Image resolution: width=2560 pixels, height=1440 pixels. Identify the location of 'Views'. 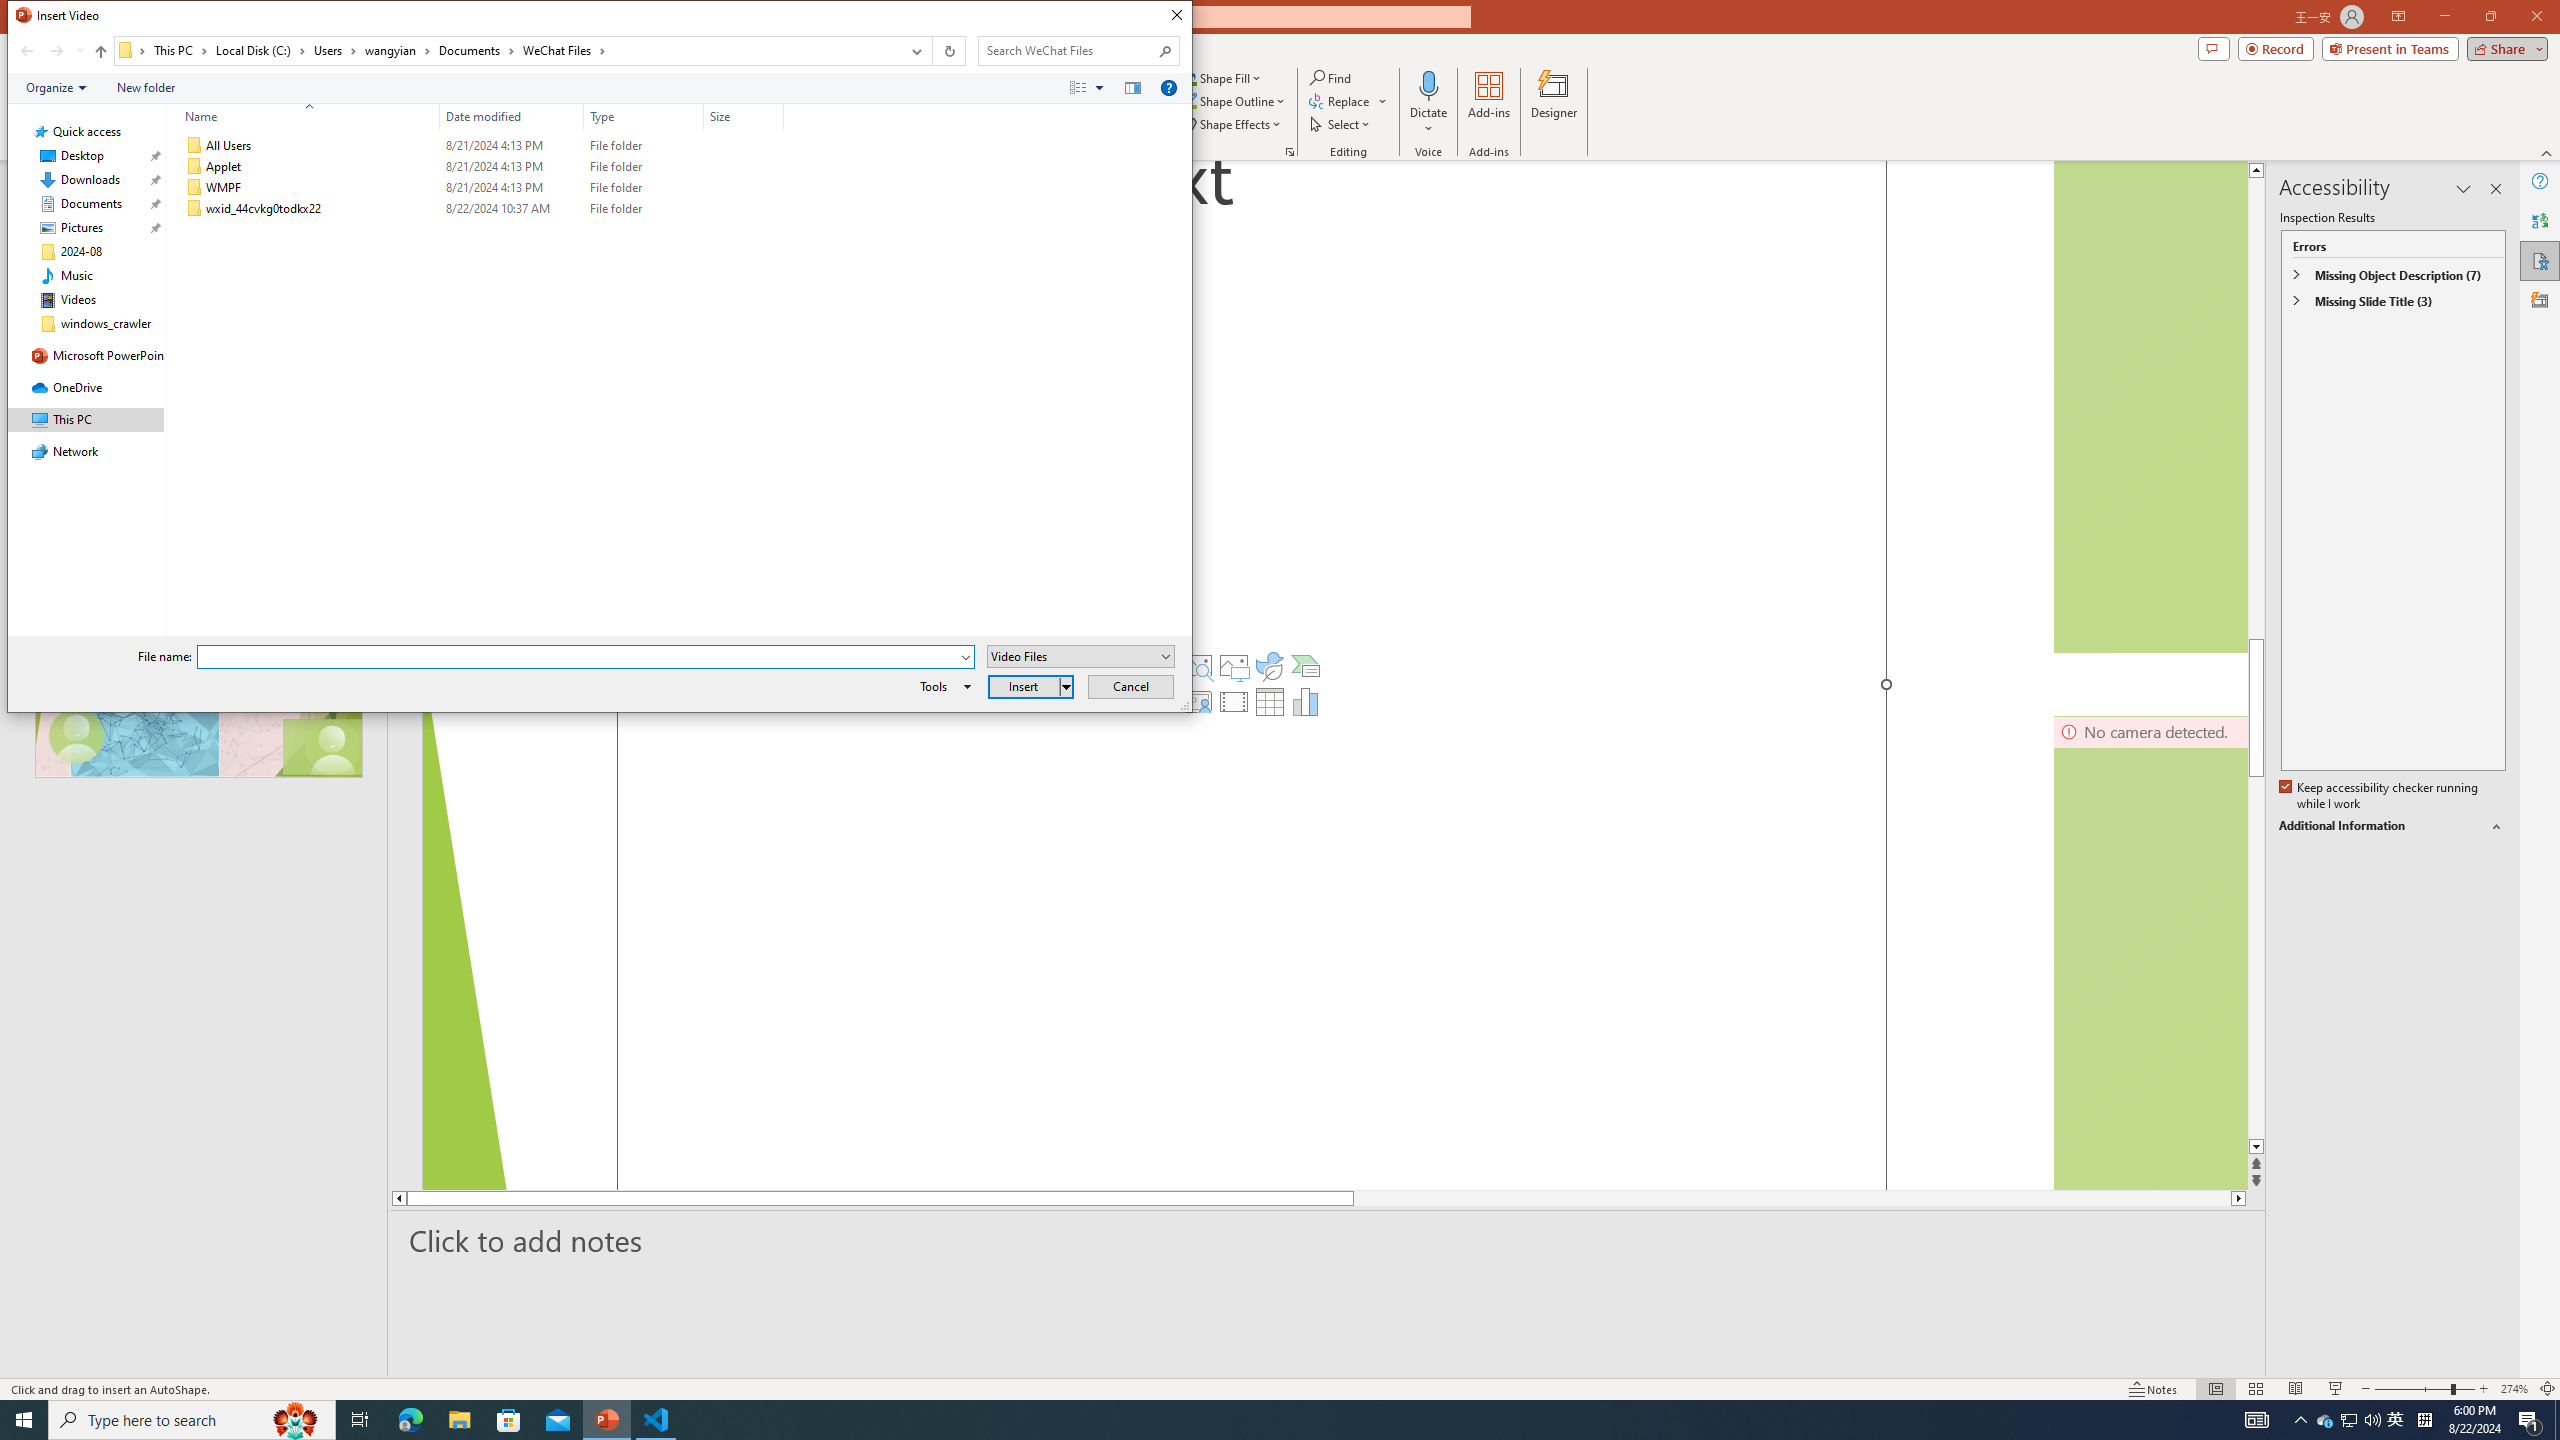
(1091, 87).